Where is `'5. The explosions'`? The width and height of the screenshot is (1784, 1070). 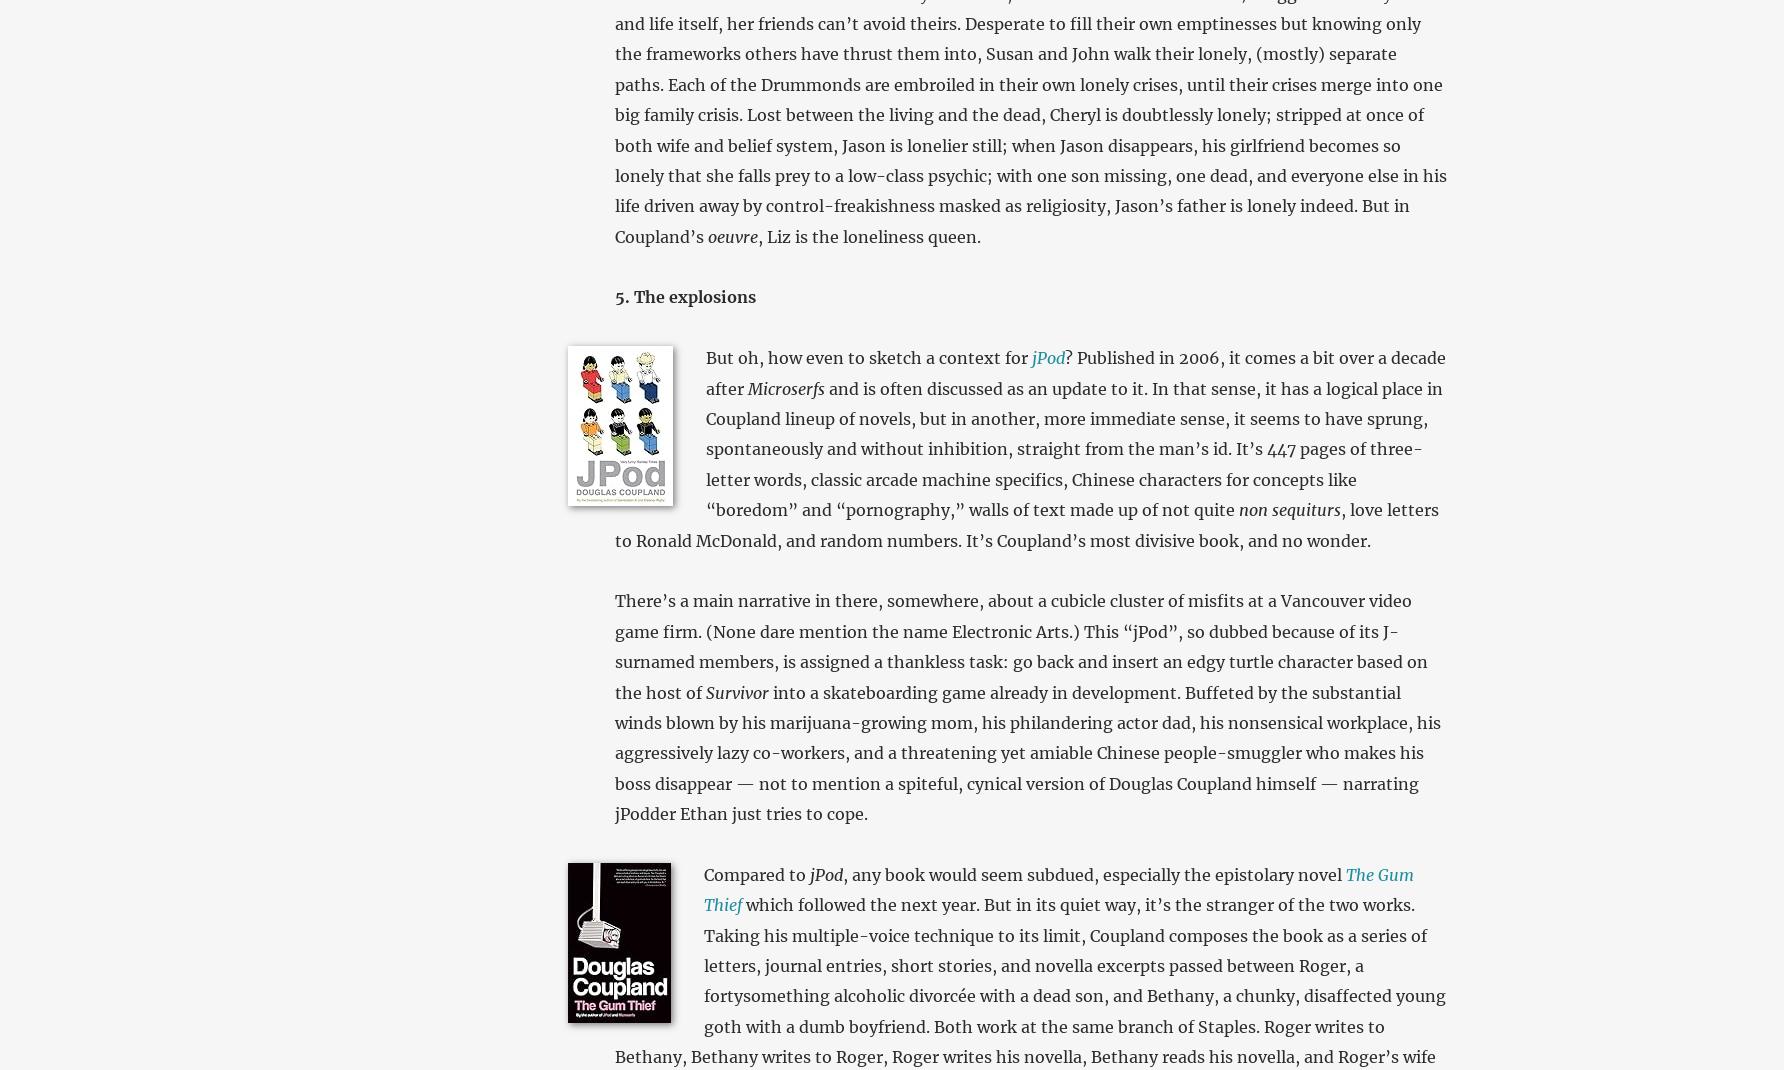
'5. The explosions' is located at coordinates (684, 297).